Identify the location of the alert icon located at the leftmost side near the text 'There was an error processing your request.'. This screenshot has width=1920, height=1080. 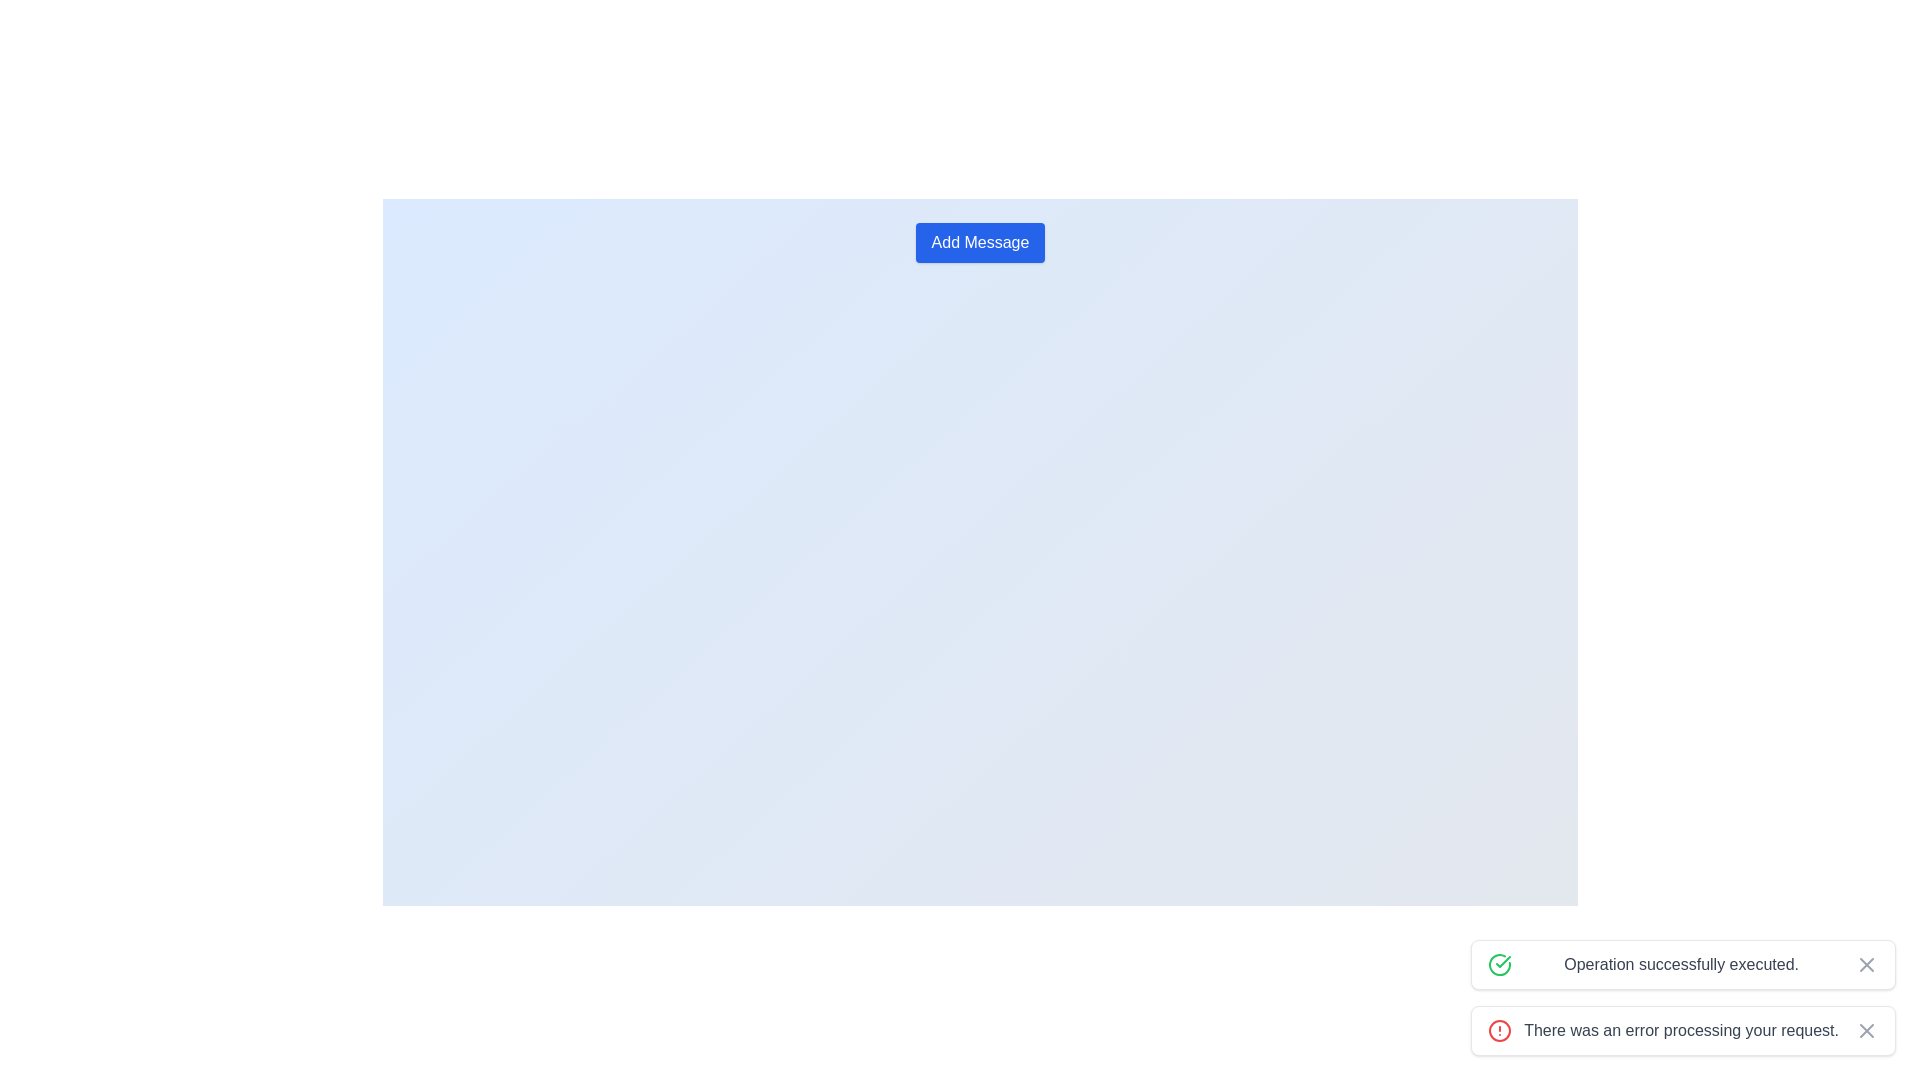
(1500, 1030).